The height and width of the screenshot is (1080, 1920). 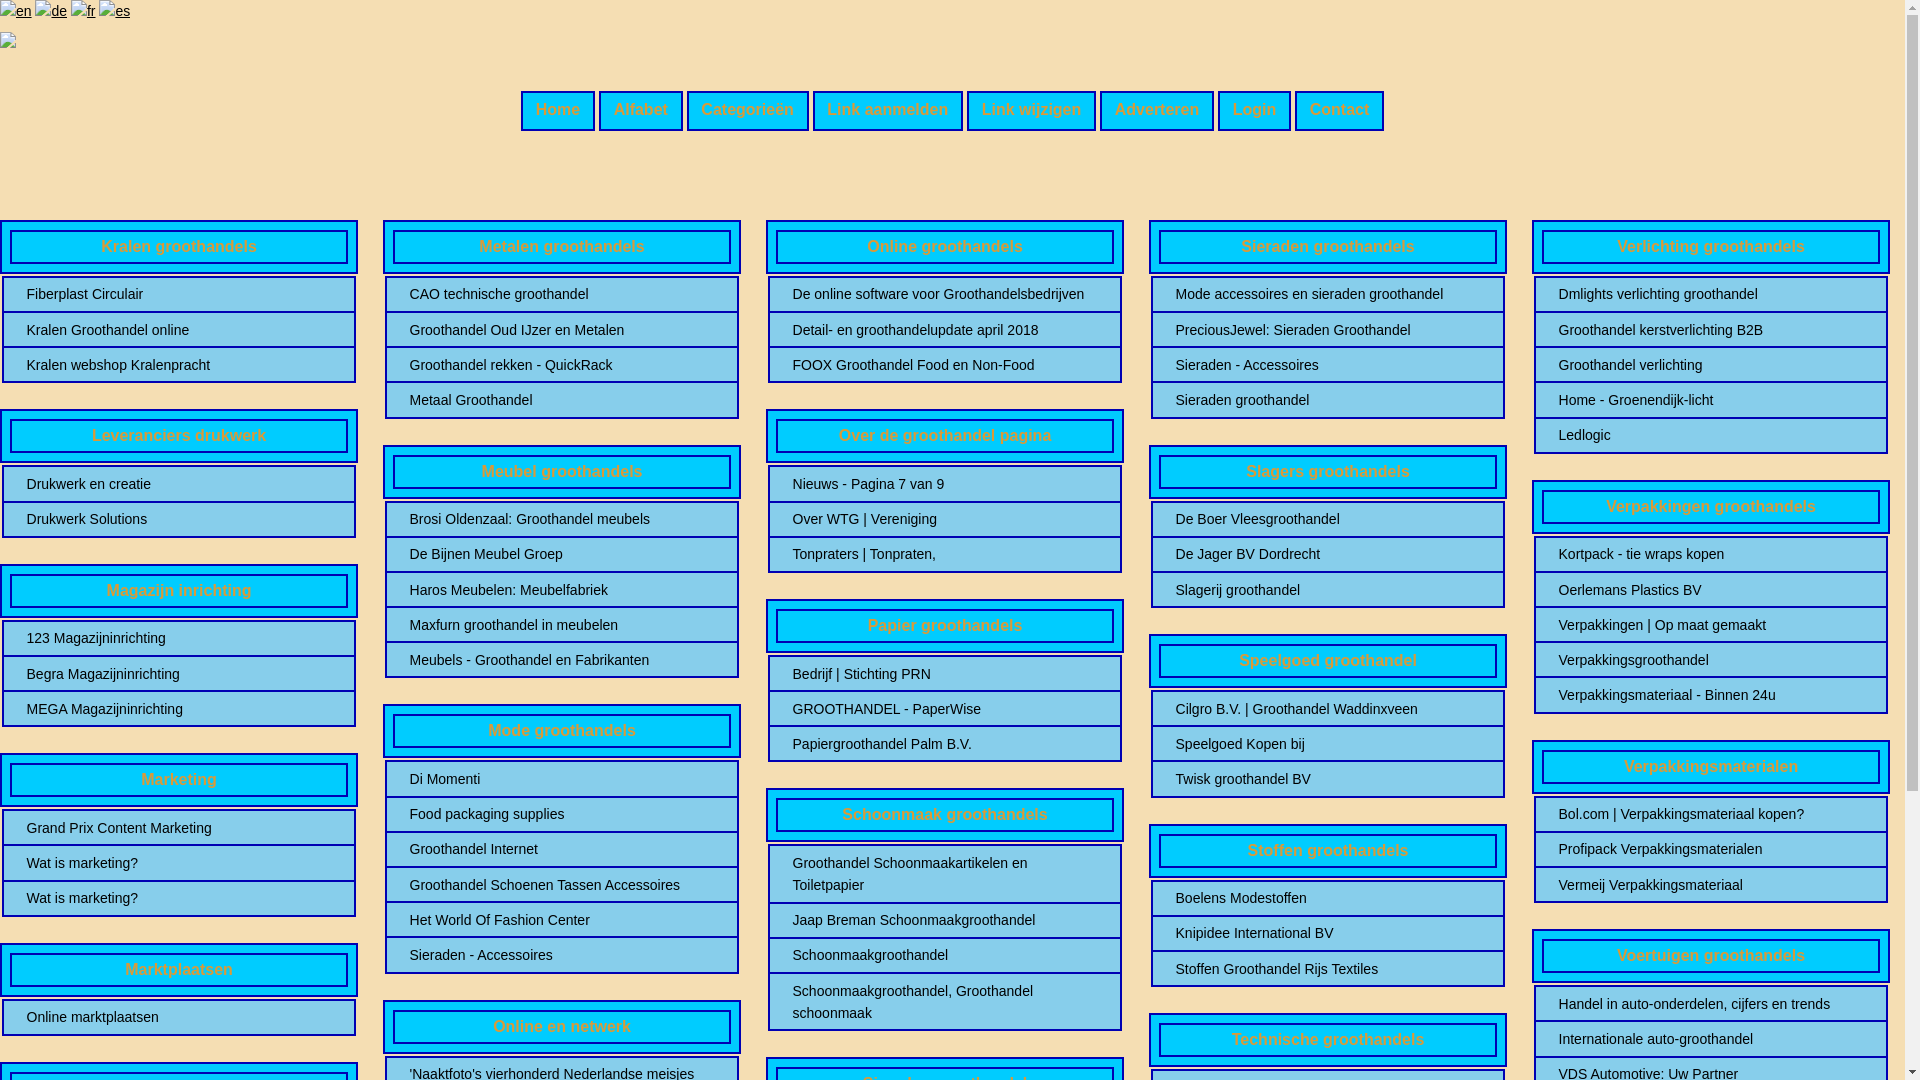 I want to click on 'Meubels - Groothandel en Fabrikanten', so click(x=561, y=659).